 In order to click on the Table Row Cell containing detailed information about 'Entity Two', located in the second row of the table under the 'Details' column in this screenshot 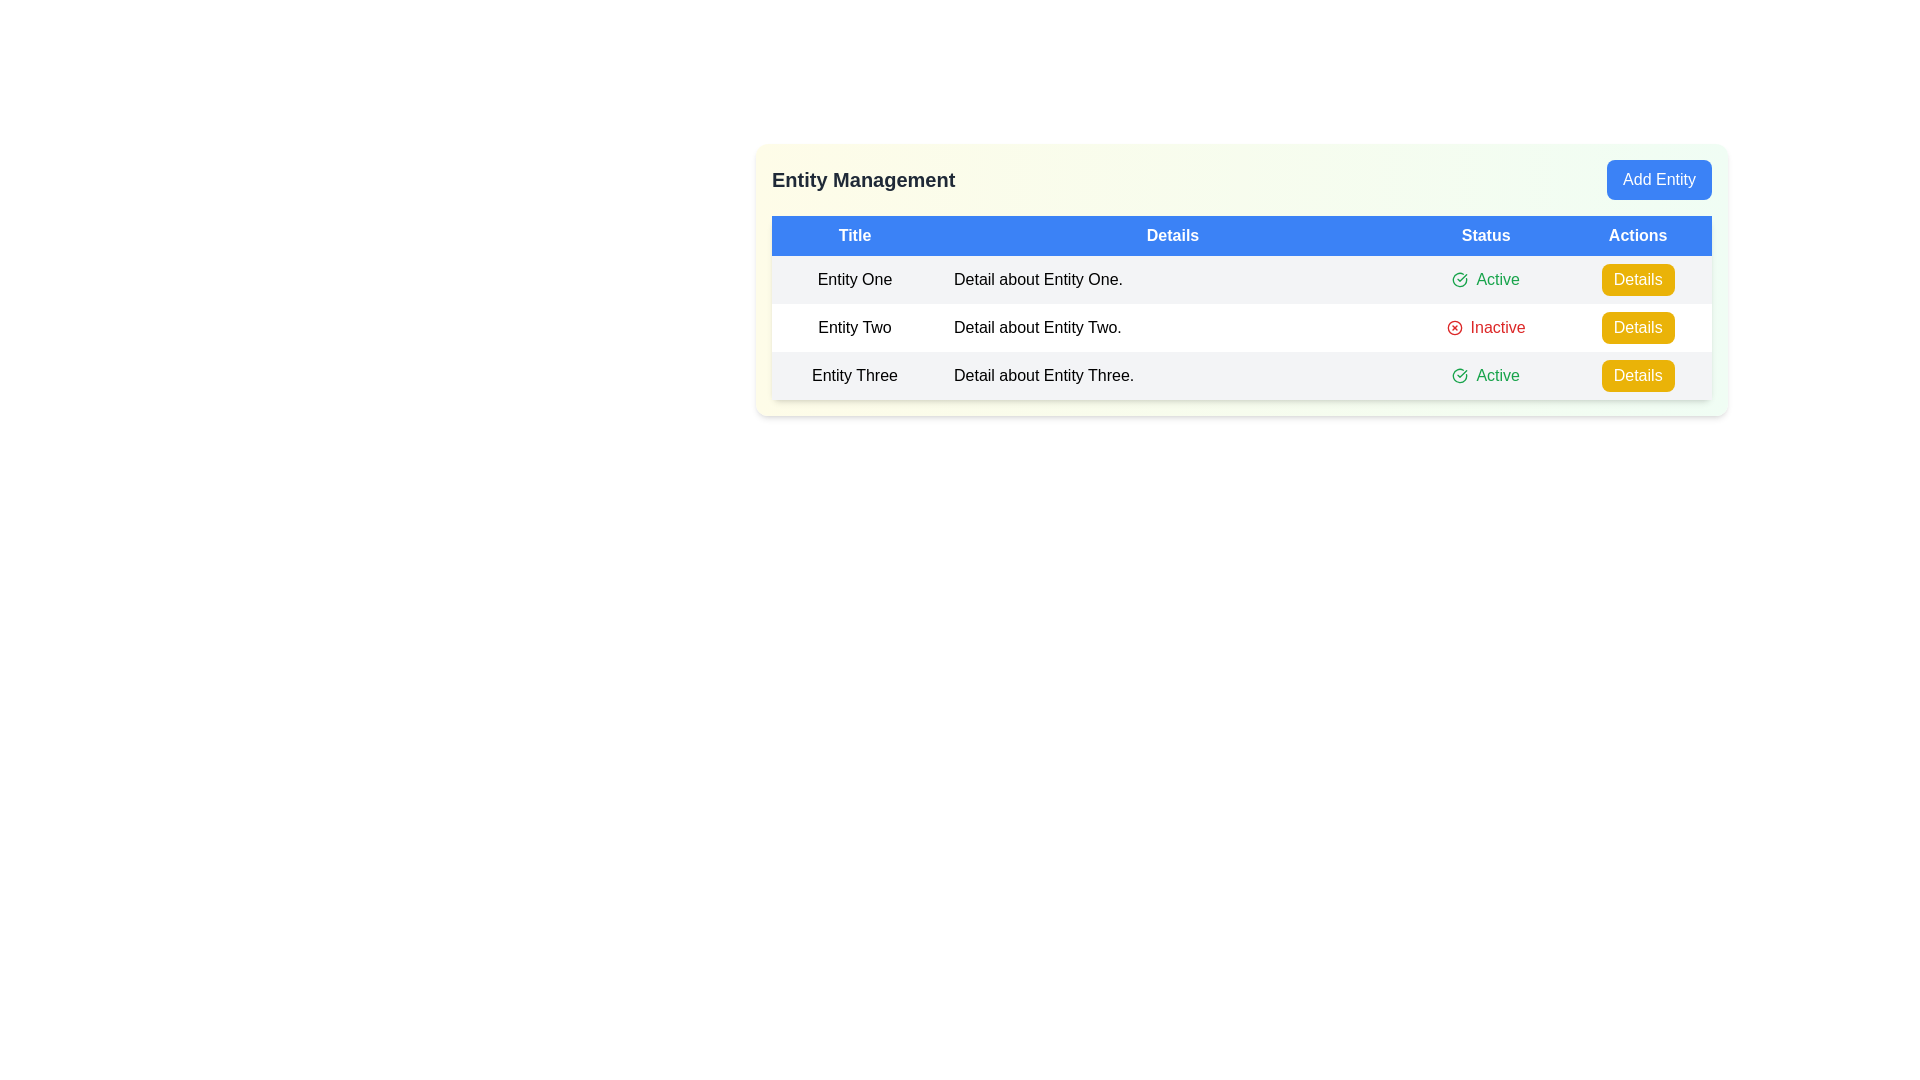, I will do `click(1241, 326)`.